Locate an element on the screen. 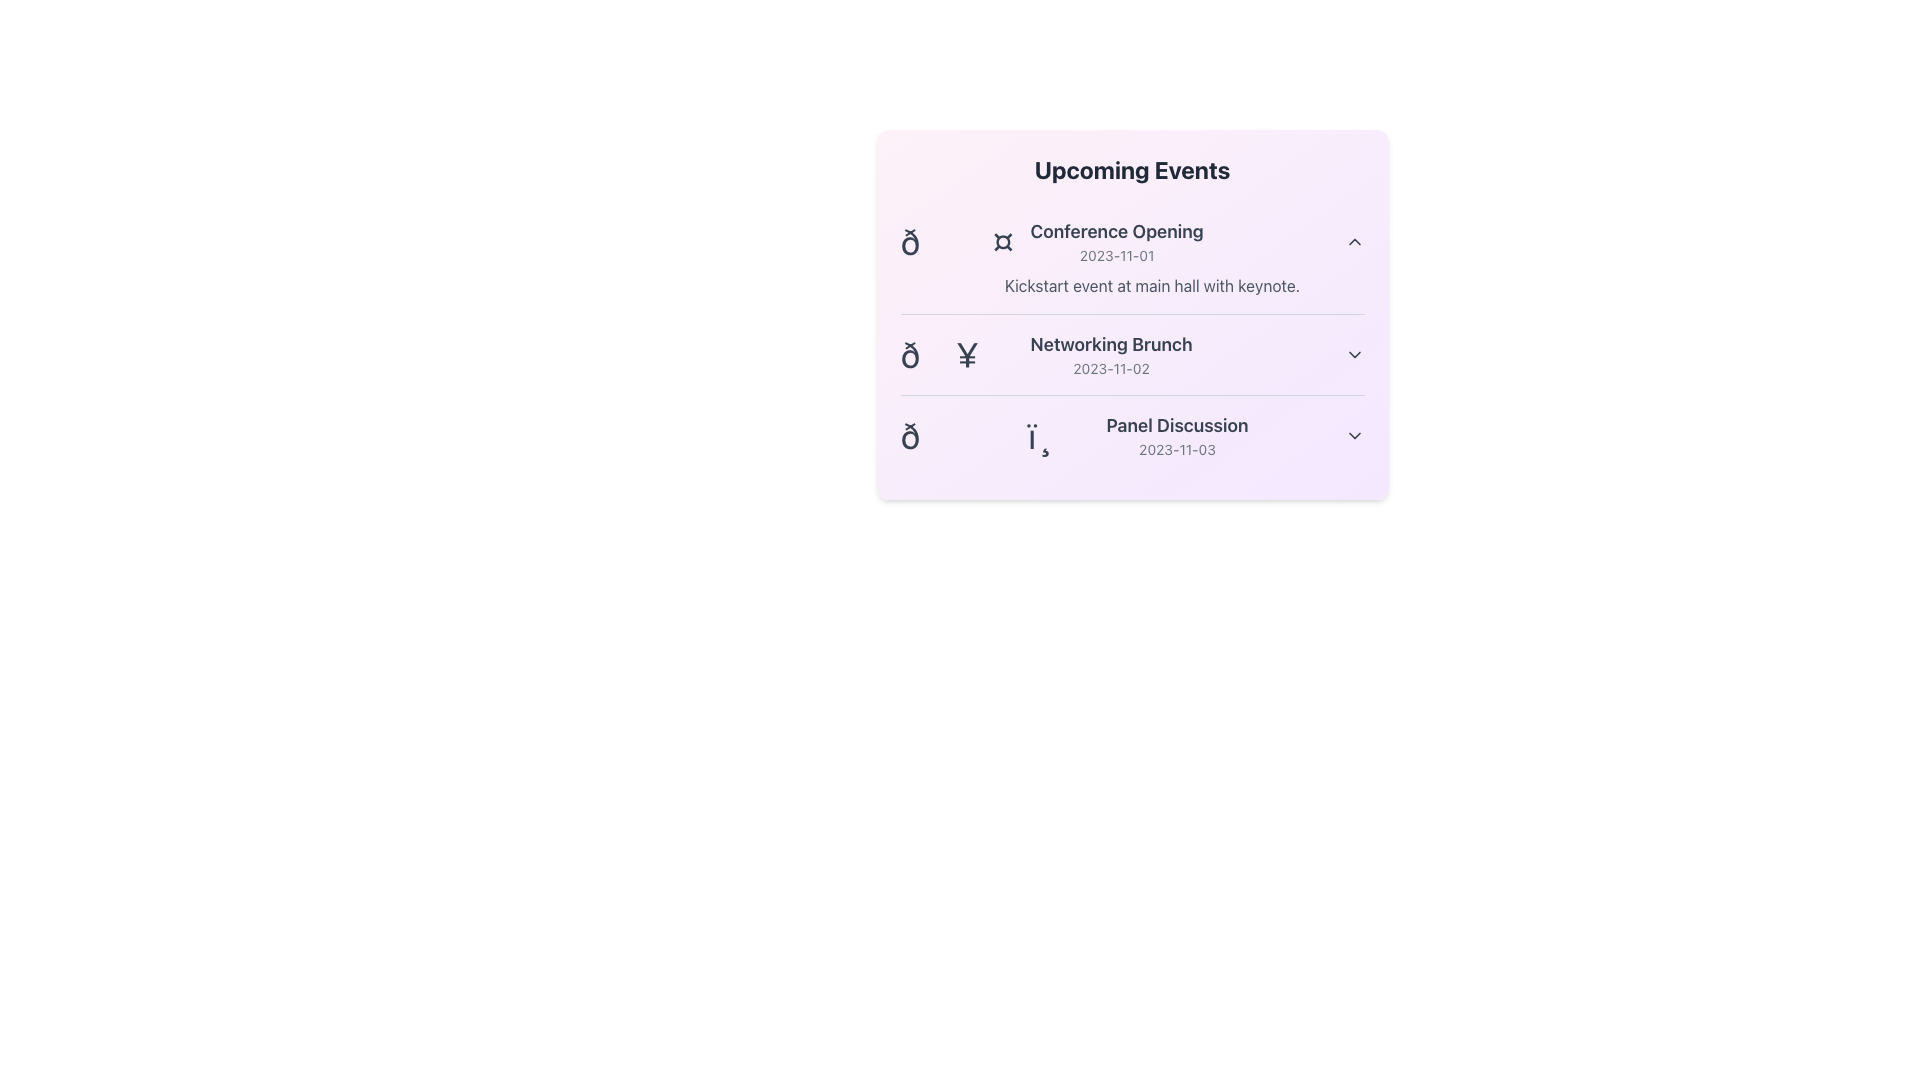 The image size is (1920, 1080). the last item is located at coordinates (1132, 434).